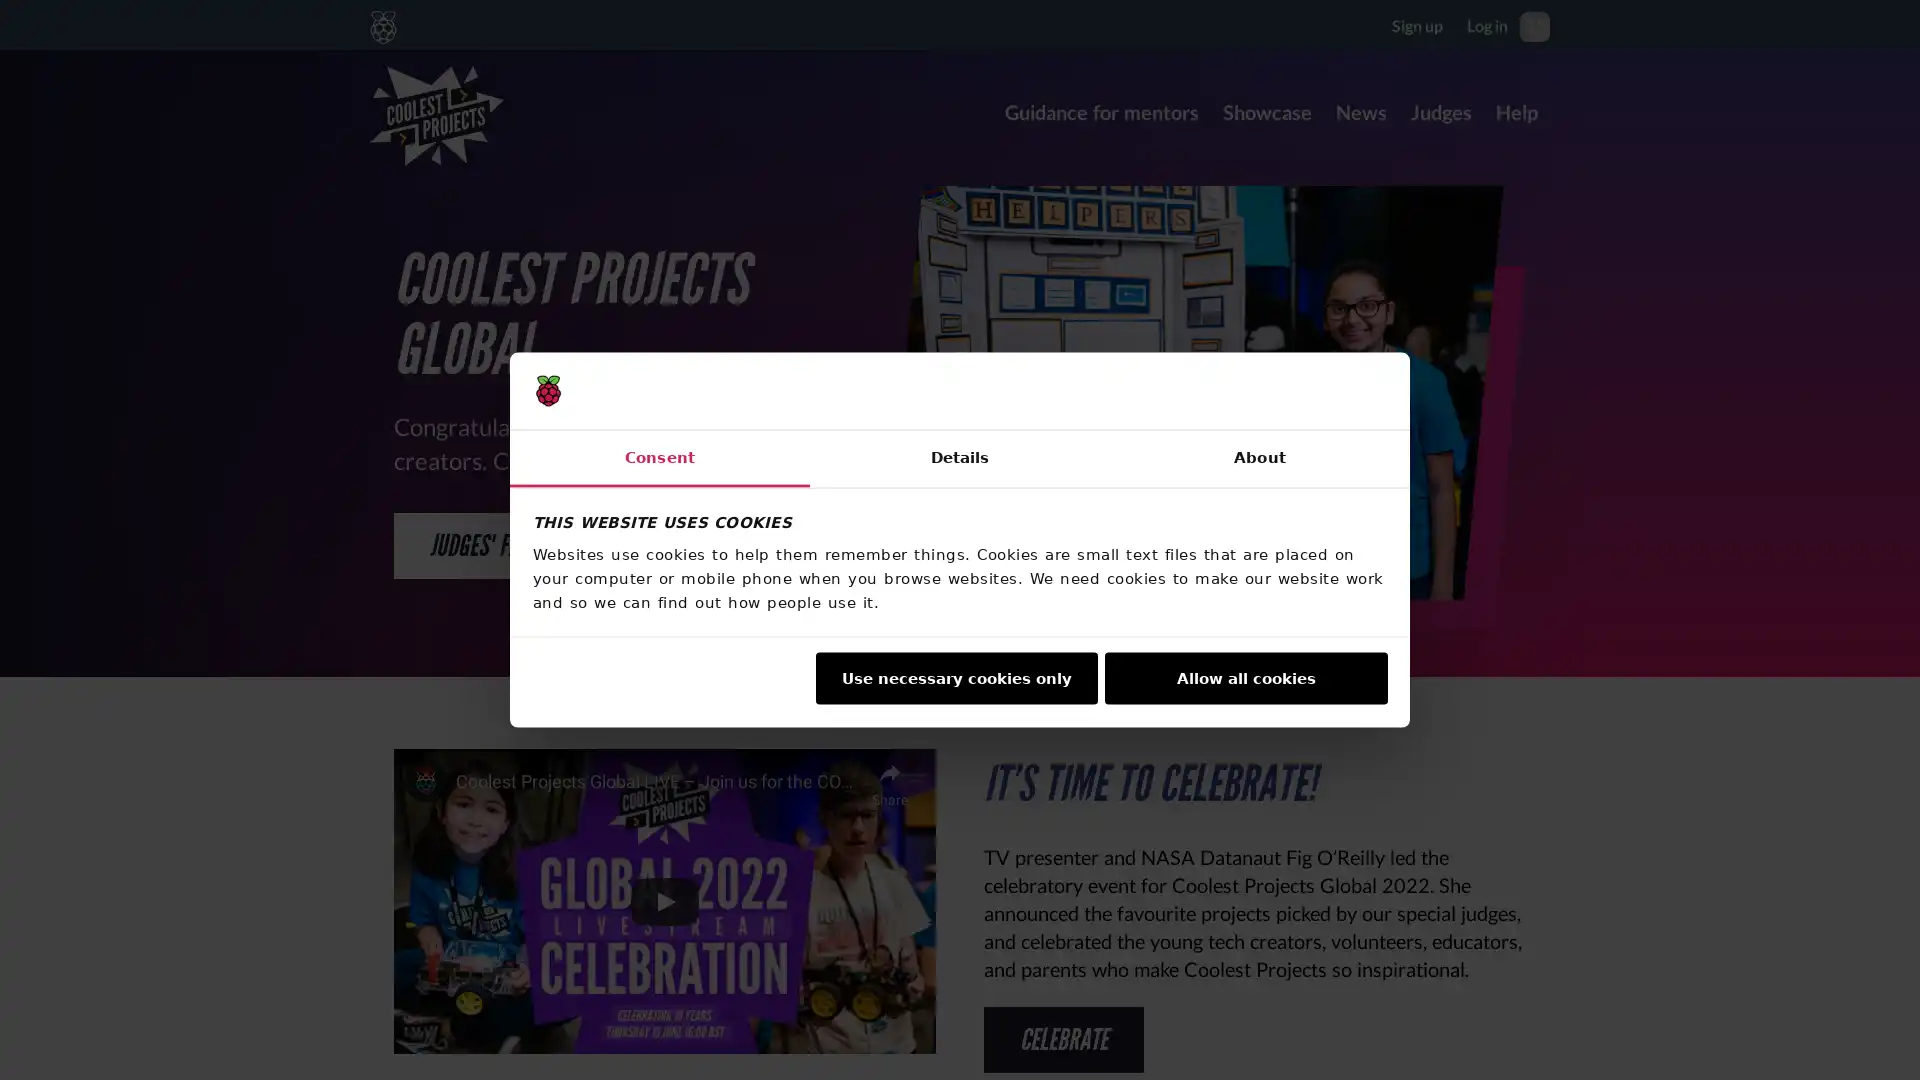 This screenshot has width=1920, height=1080. What do you see at coordinates (1416, 24) in the screenshot?
I see `Sign up` at bounding box center [1416, 24].